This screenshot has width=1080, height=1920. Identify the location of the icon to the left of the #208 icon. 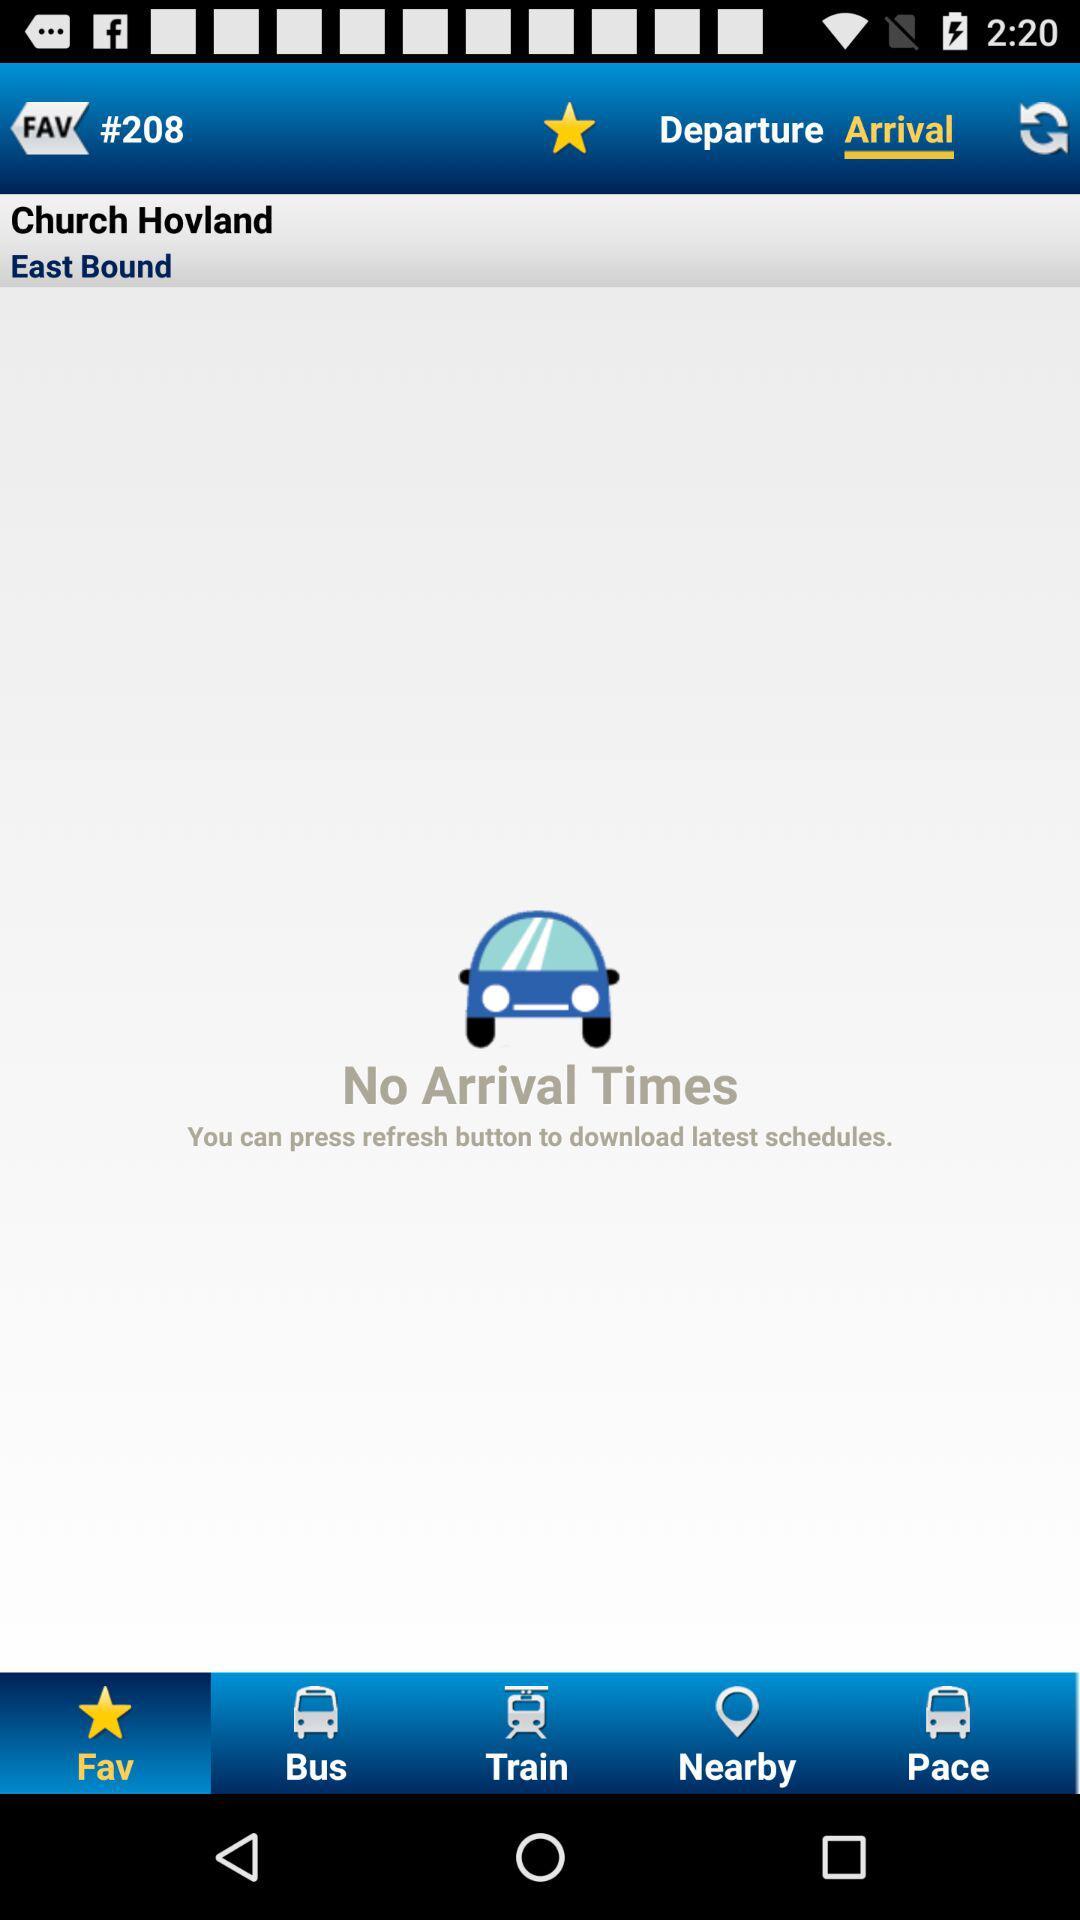
(48, 127).